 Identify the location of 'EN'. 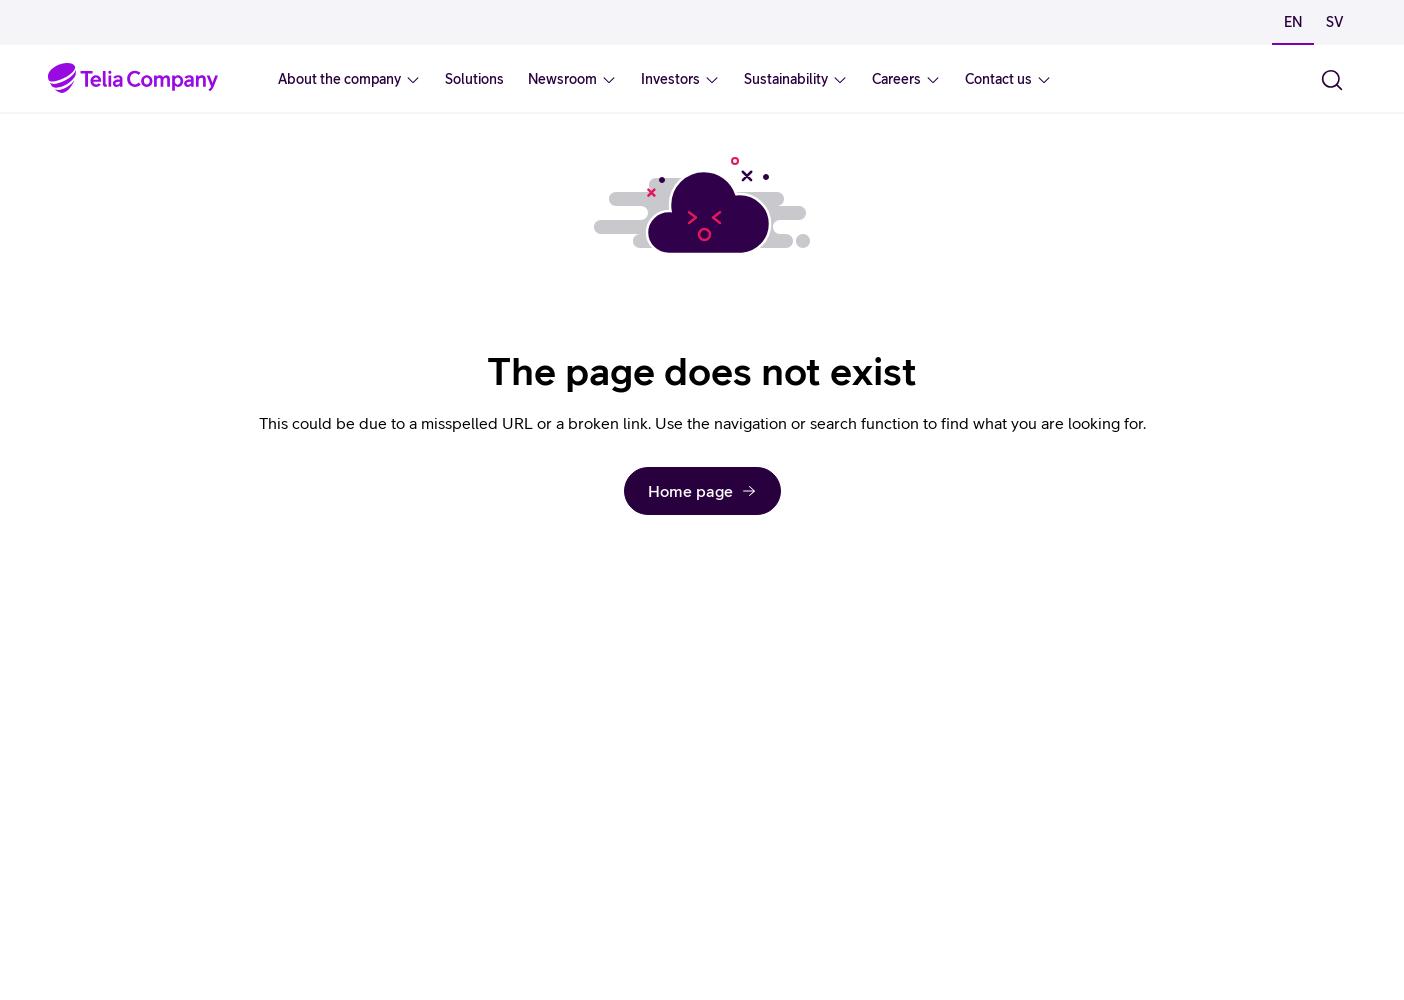
(1292, 22).